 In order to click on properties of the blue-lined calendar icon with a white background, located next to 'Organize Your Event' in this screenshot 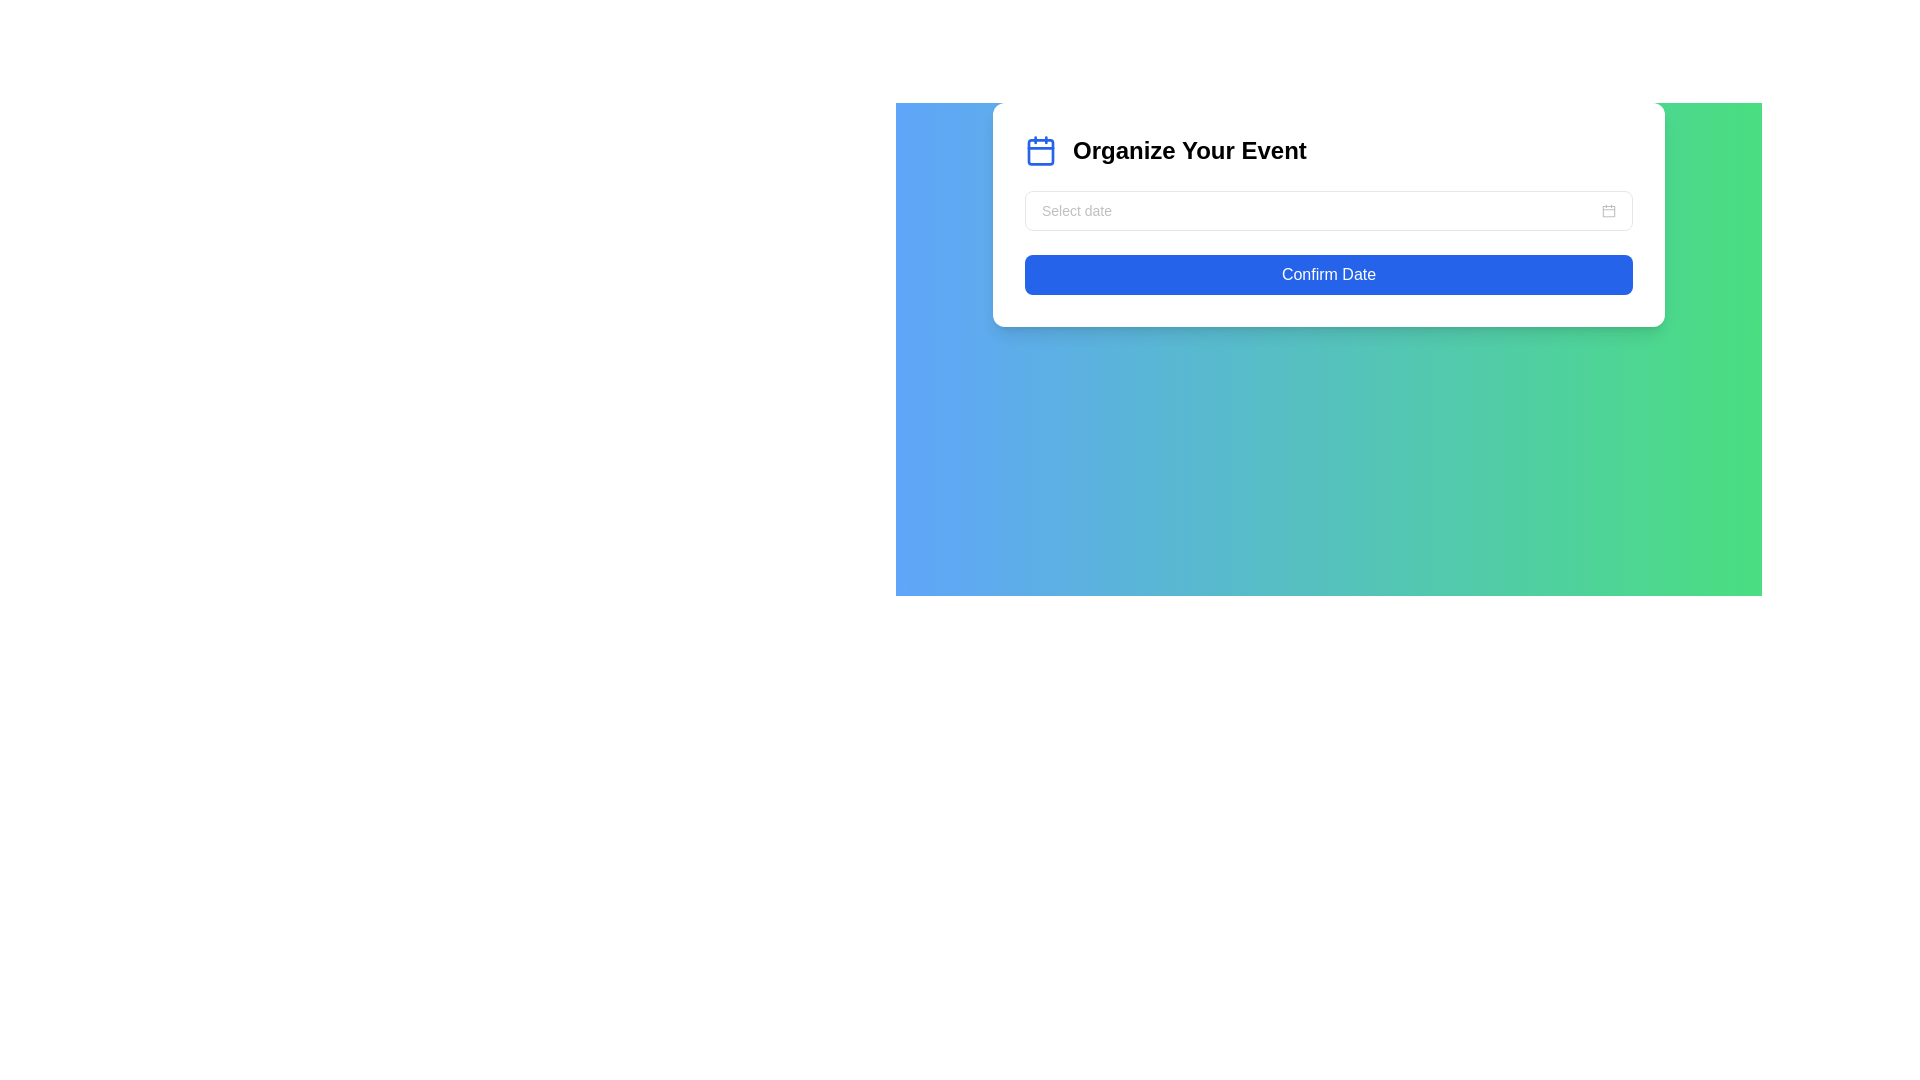, I will do `click(1040, 149)`.